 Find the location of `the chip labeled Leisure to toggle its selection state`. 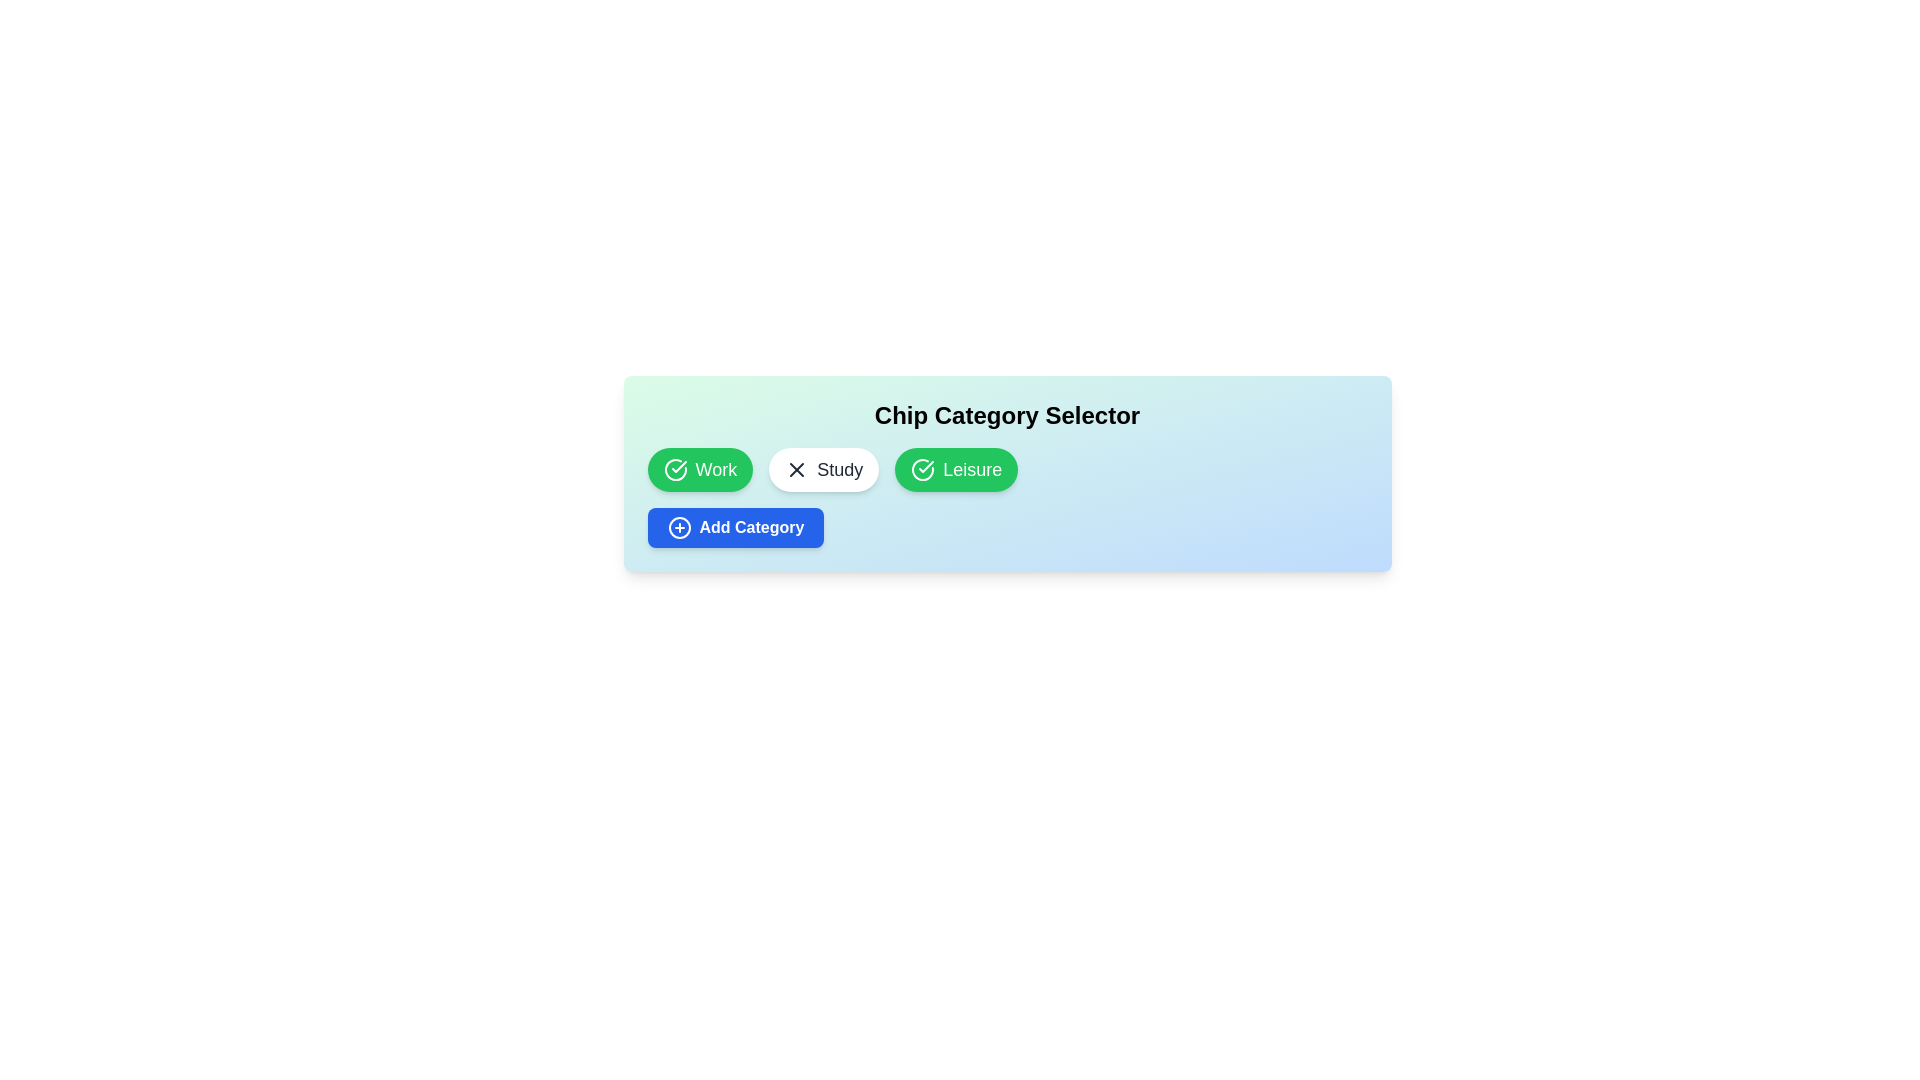

the chip labeled Leisure to toggle its selection state is located at coordinates (955, 470).